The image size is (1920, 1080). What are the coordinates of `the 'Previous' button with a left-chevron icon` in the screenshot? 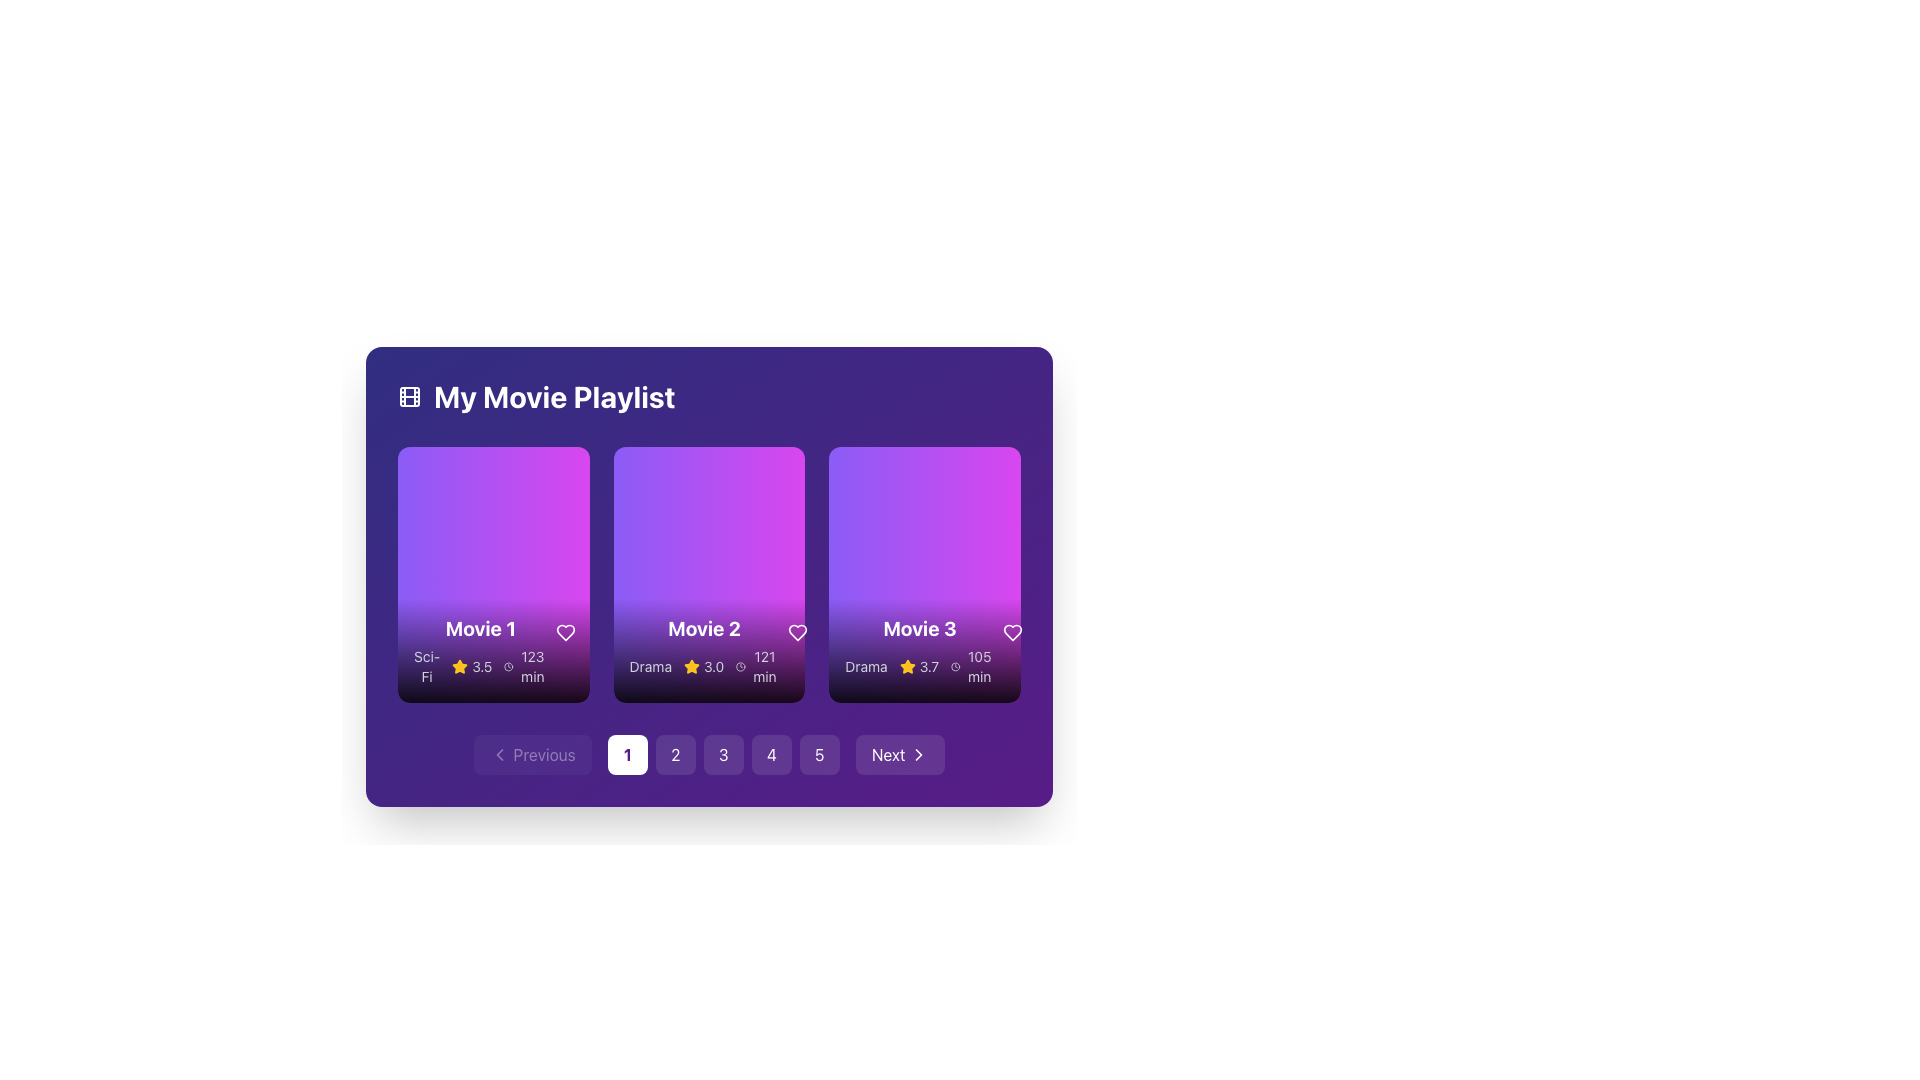 It's located at (532, 755).